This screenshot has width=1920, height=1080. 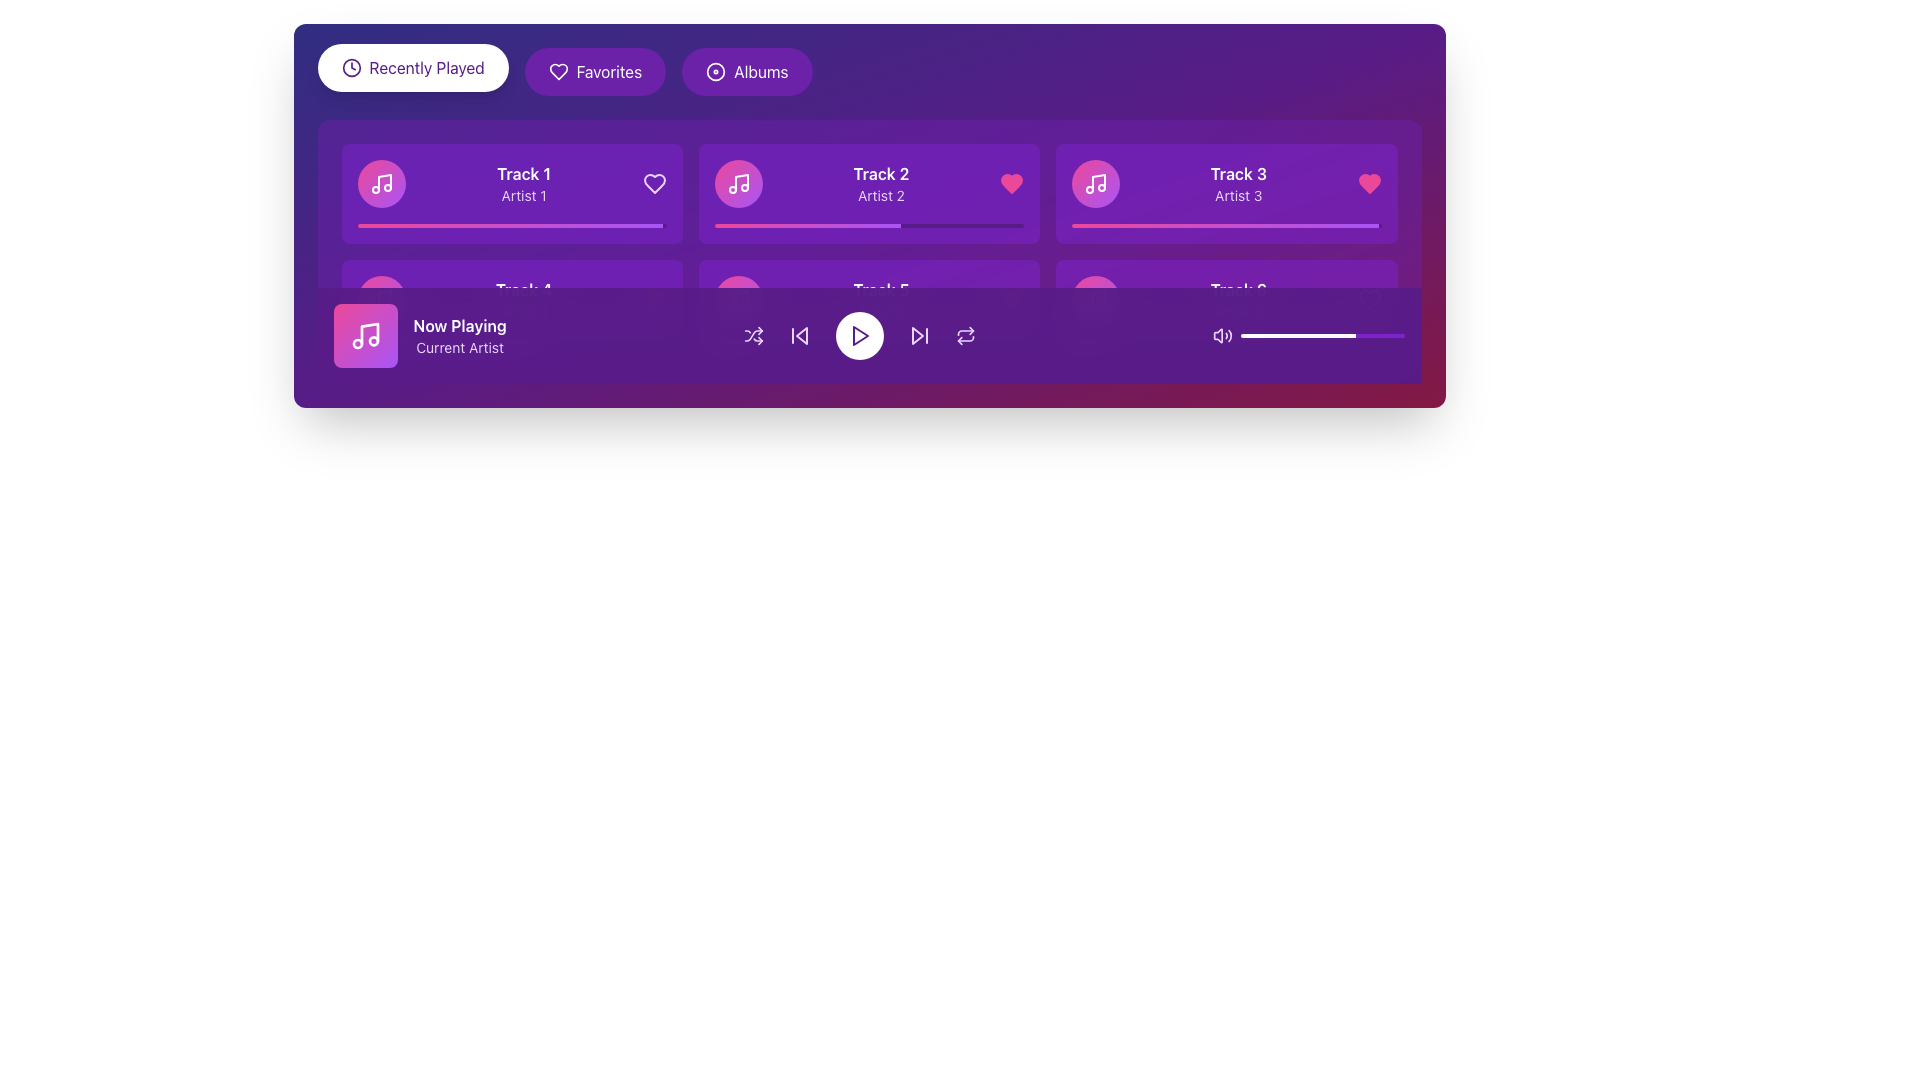 I want to click on the music icon, which is a sleek, modern representation of a musical note within a circular gradient background transitioning from pink to purple, located to the left of the label 'Now Playing', so click(x=381, y=300).